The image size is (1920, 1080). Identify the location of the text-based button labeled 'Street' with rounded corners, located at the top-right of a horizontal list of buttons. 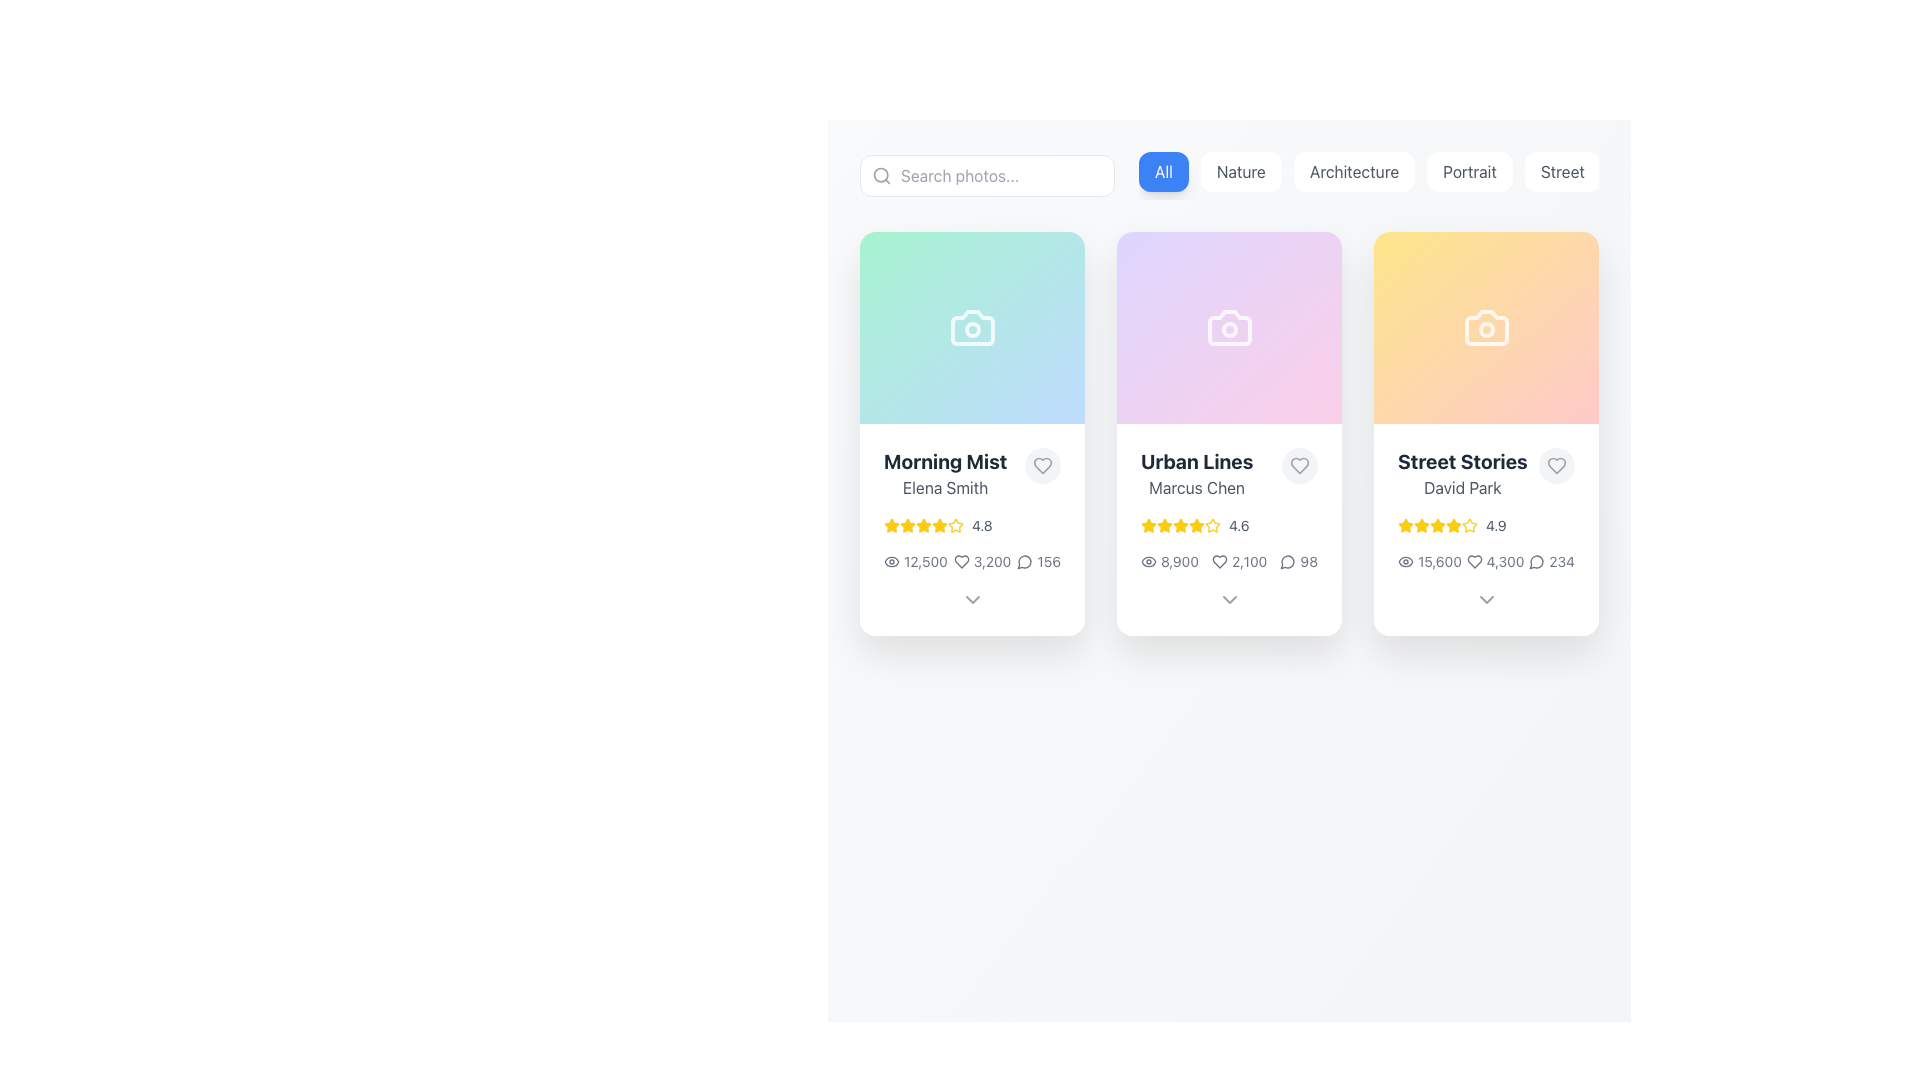
(1561, 171).